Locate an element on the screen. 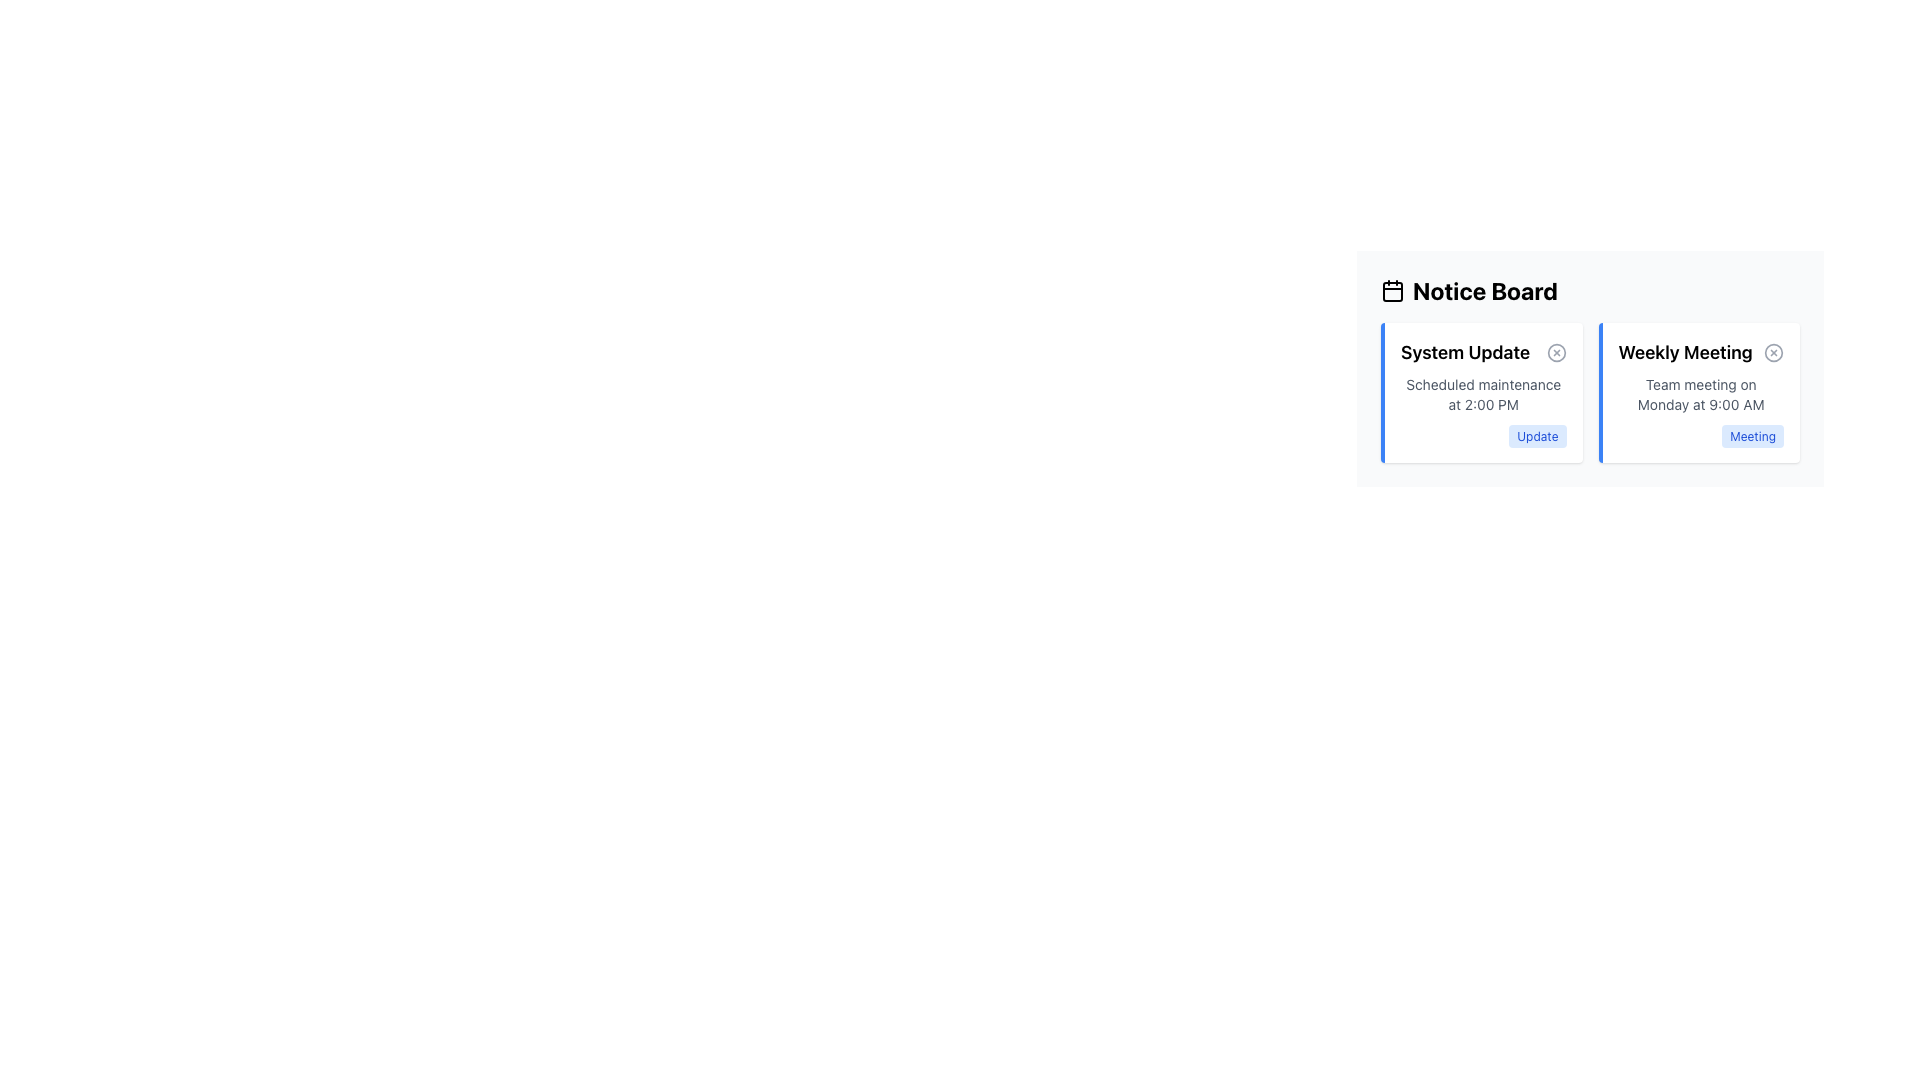 Image resolution: width=1920 pixels, height=1080 pixels. the circular graphic element that indicates the cancel or close functionality, located inside the icon to the right of the 'System Update' heading is located at coordinates (1555, 352).